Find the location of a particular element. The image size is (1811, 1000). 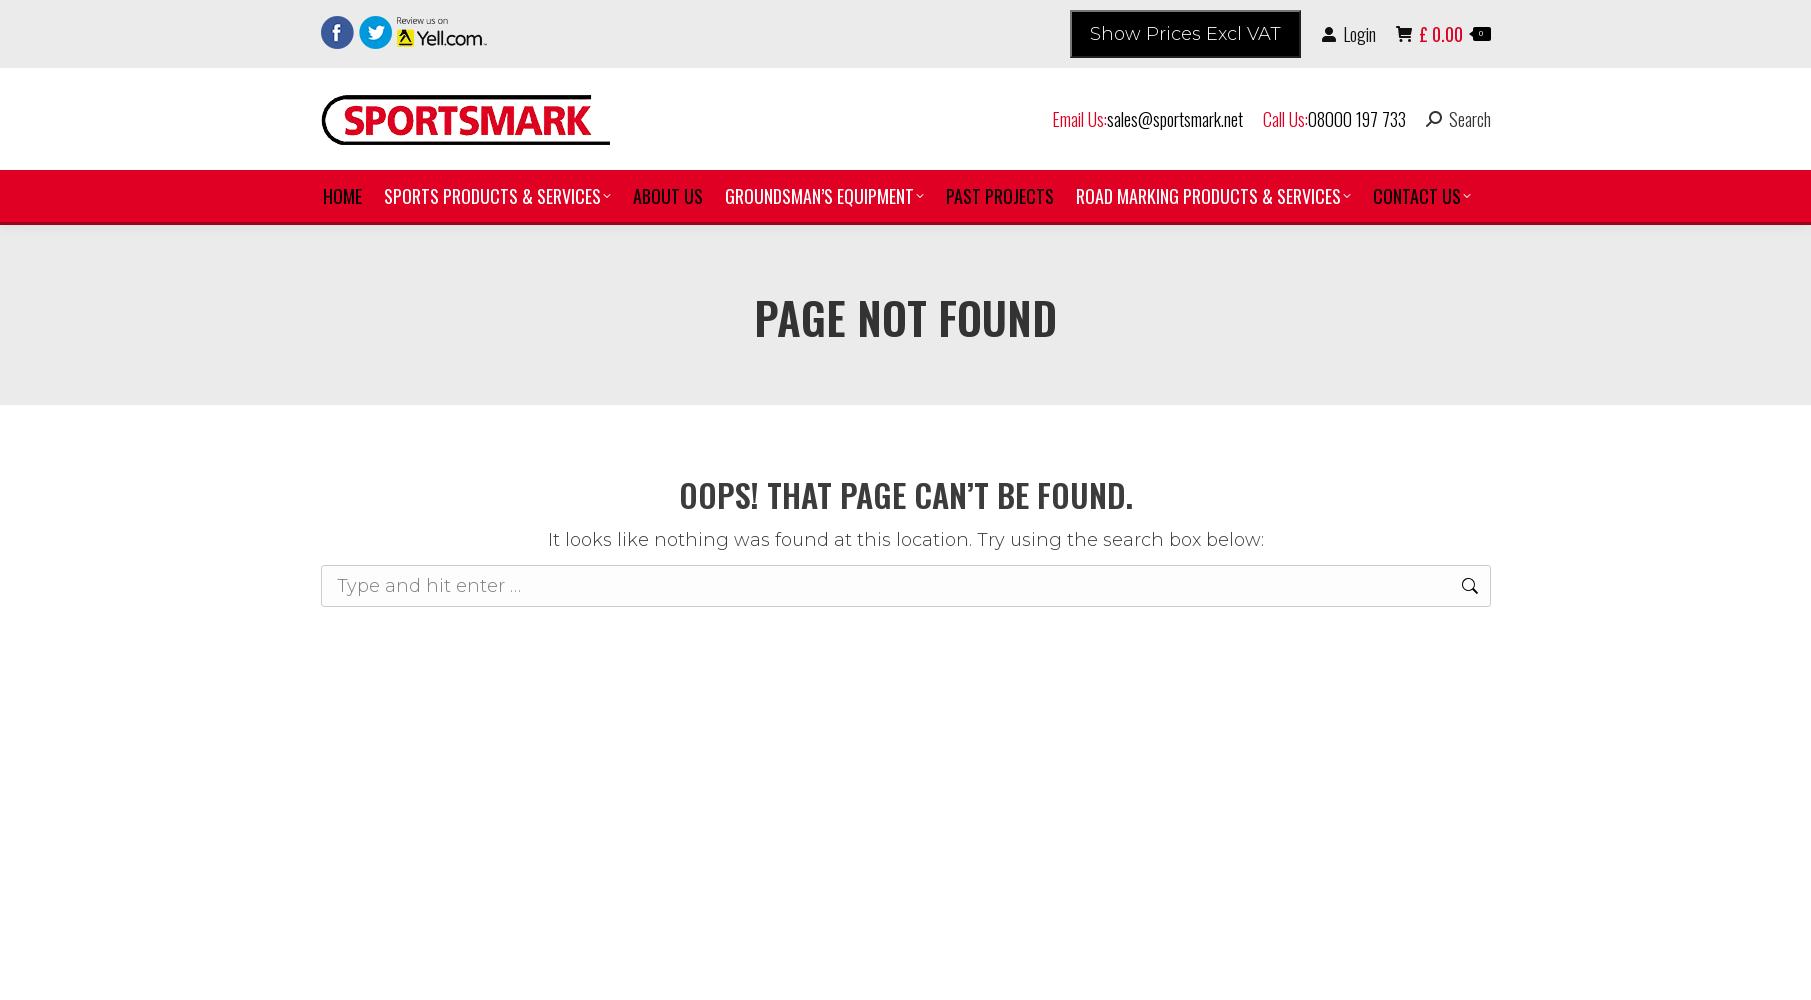

'Bike Polo' is located at coordinates (438, 470).